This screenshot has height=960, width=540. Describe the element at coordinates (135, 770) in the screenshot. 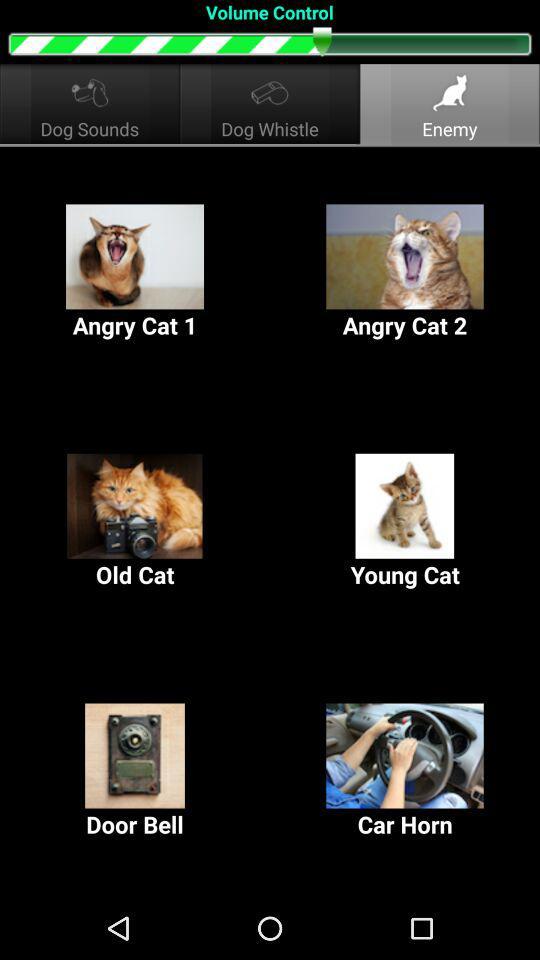

I see `the icon to the left of the car horn item` at that location.